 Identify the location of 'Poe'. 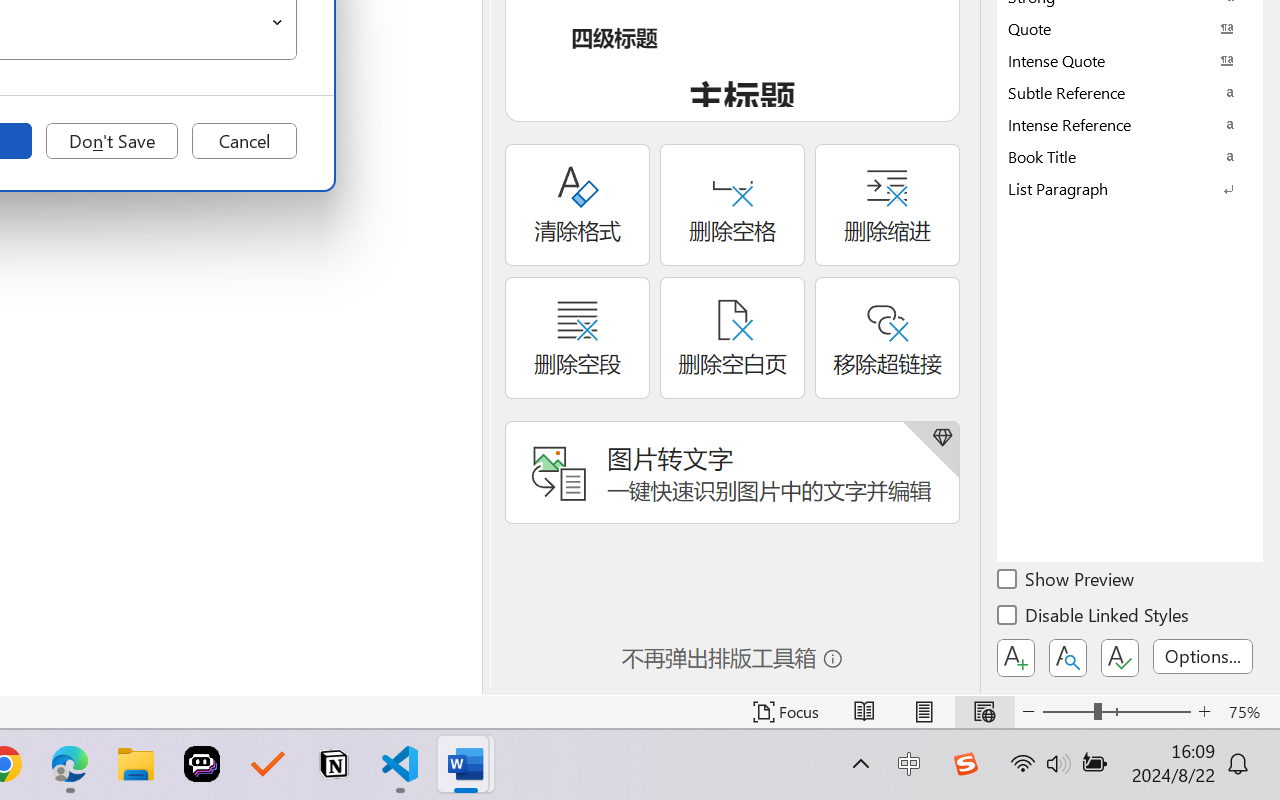
(202, 764).